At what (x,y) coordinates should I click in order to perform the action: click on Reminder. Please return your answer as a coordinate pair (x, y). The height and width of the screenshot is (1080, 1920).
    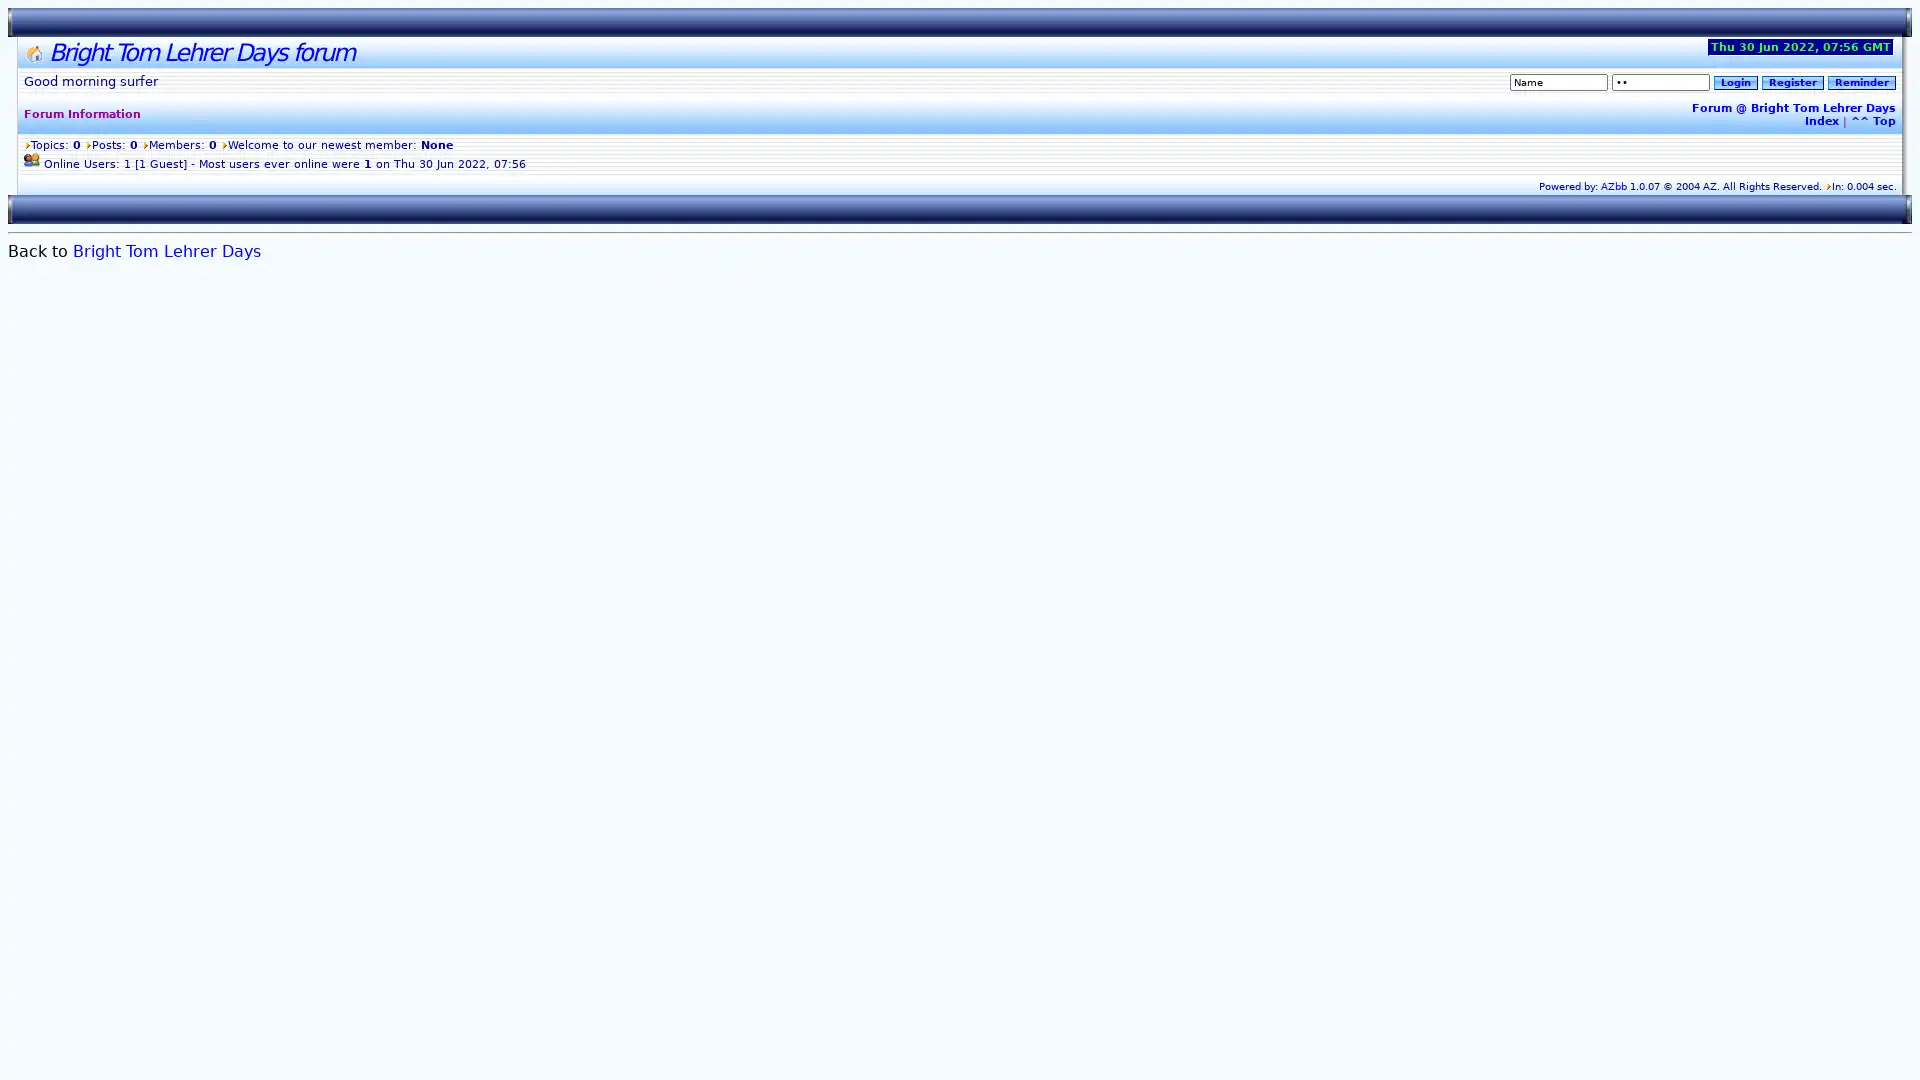
    Looking at the image, I should click on (1861, 80).